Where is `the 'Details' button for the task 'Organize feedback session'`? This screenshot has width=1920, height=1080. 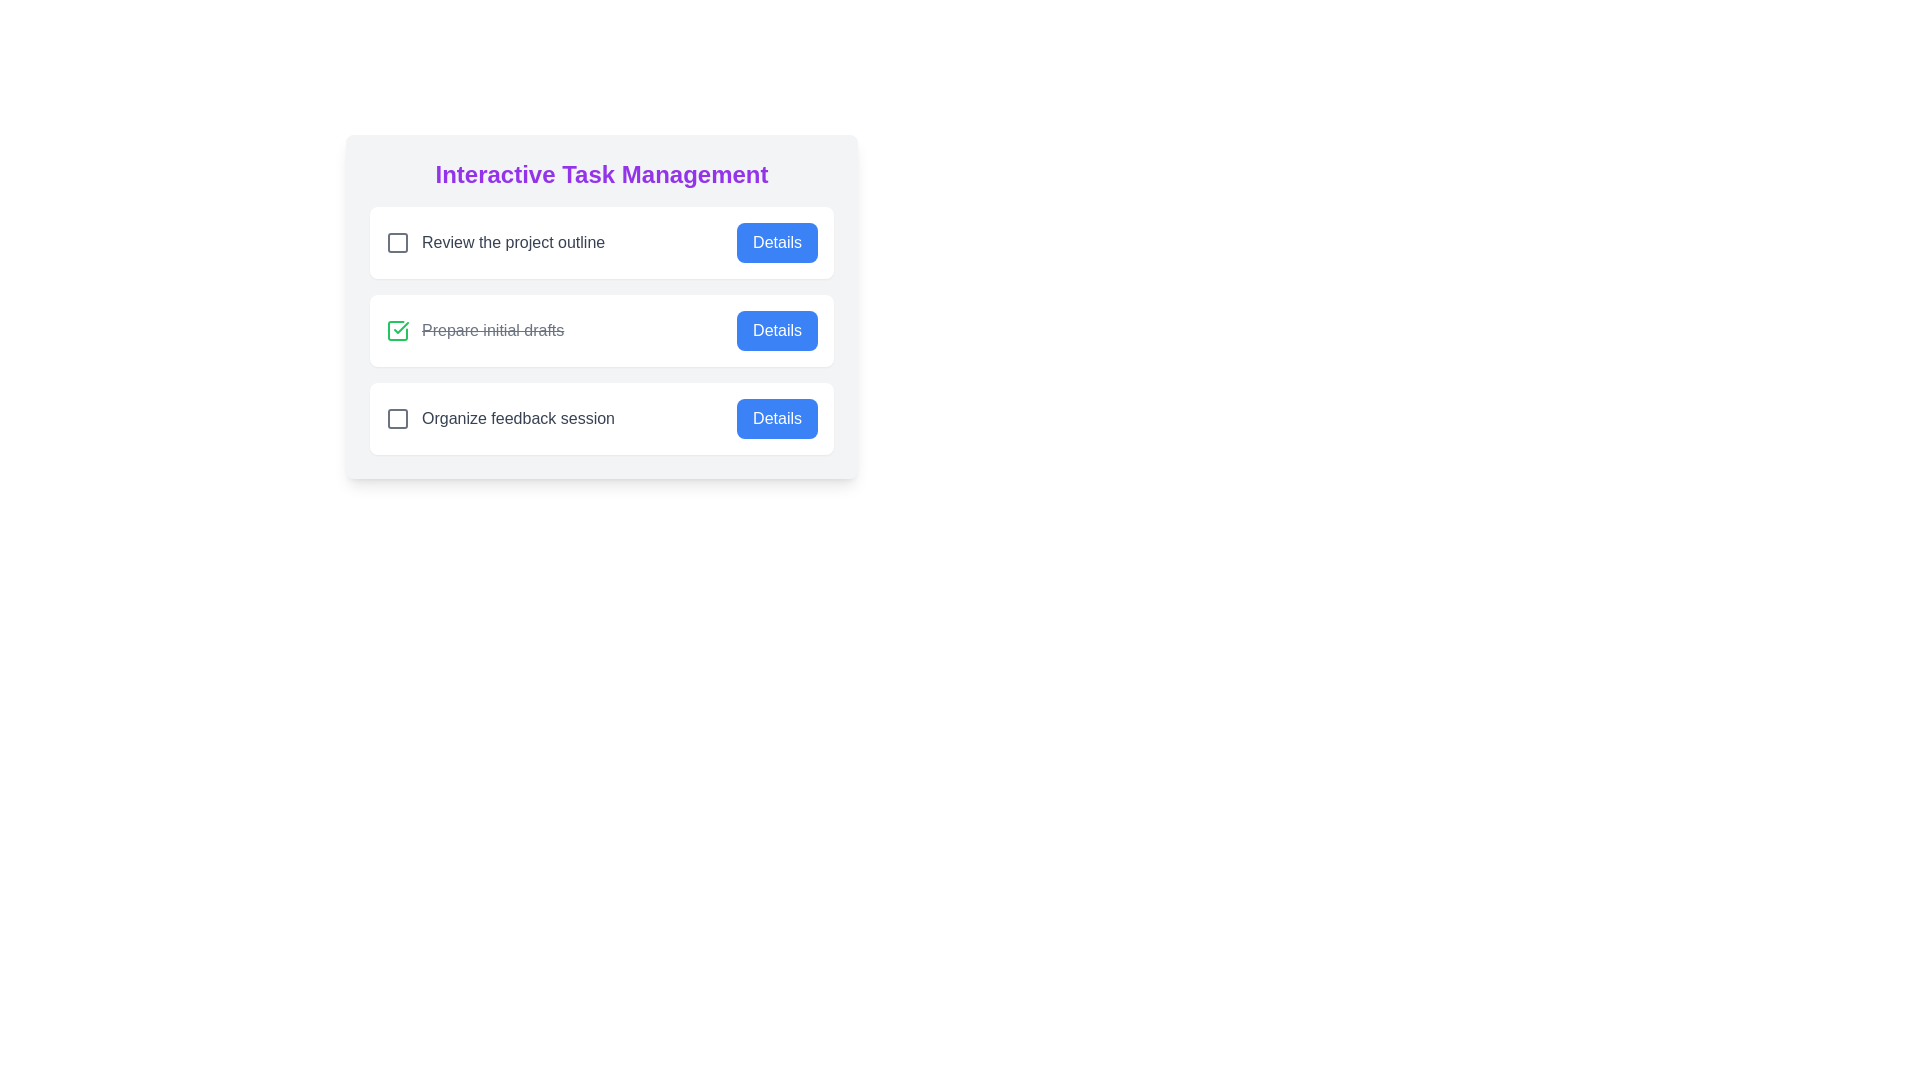
the 'Details' button for the task 'Organize feedback session' is located at coordinates (776, 418).